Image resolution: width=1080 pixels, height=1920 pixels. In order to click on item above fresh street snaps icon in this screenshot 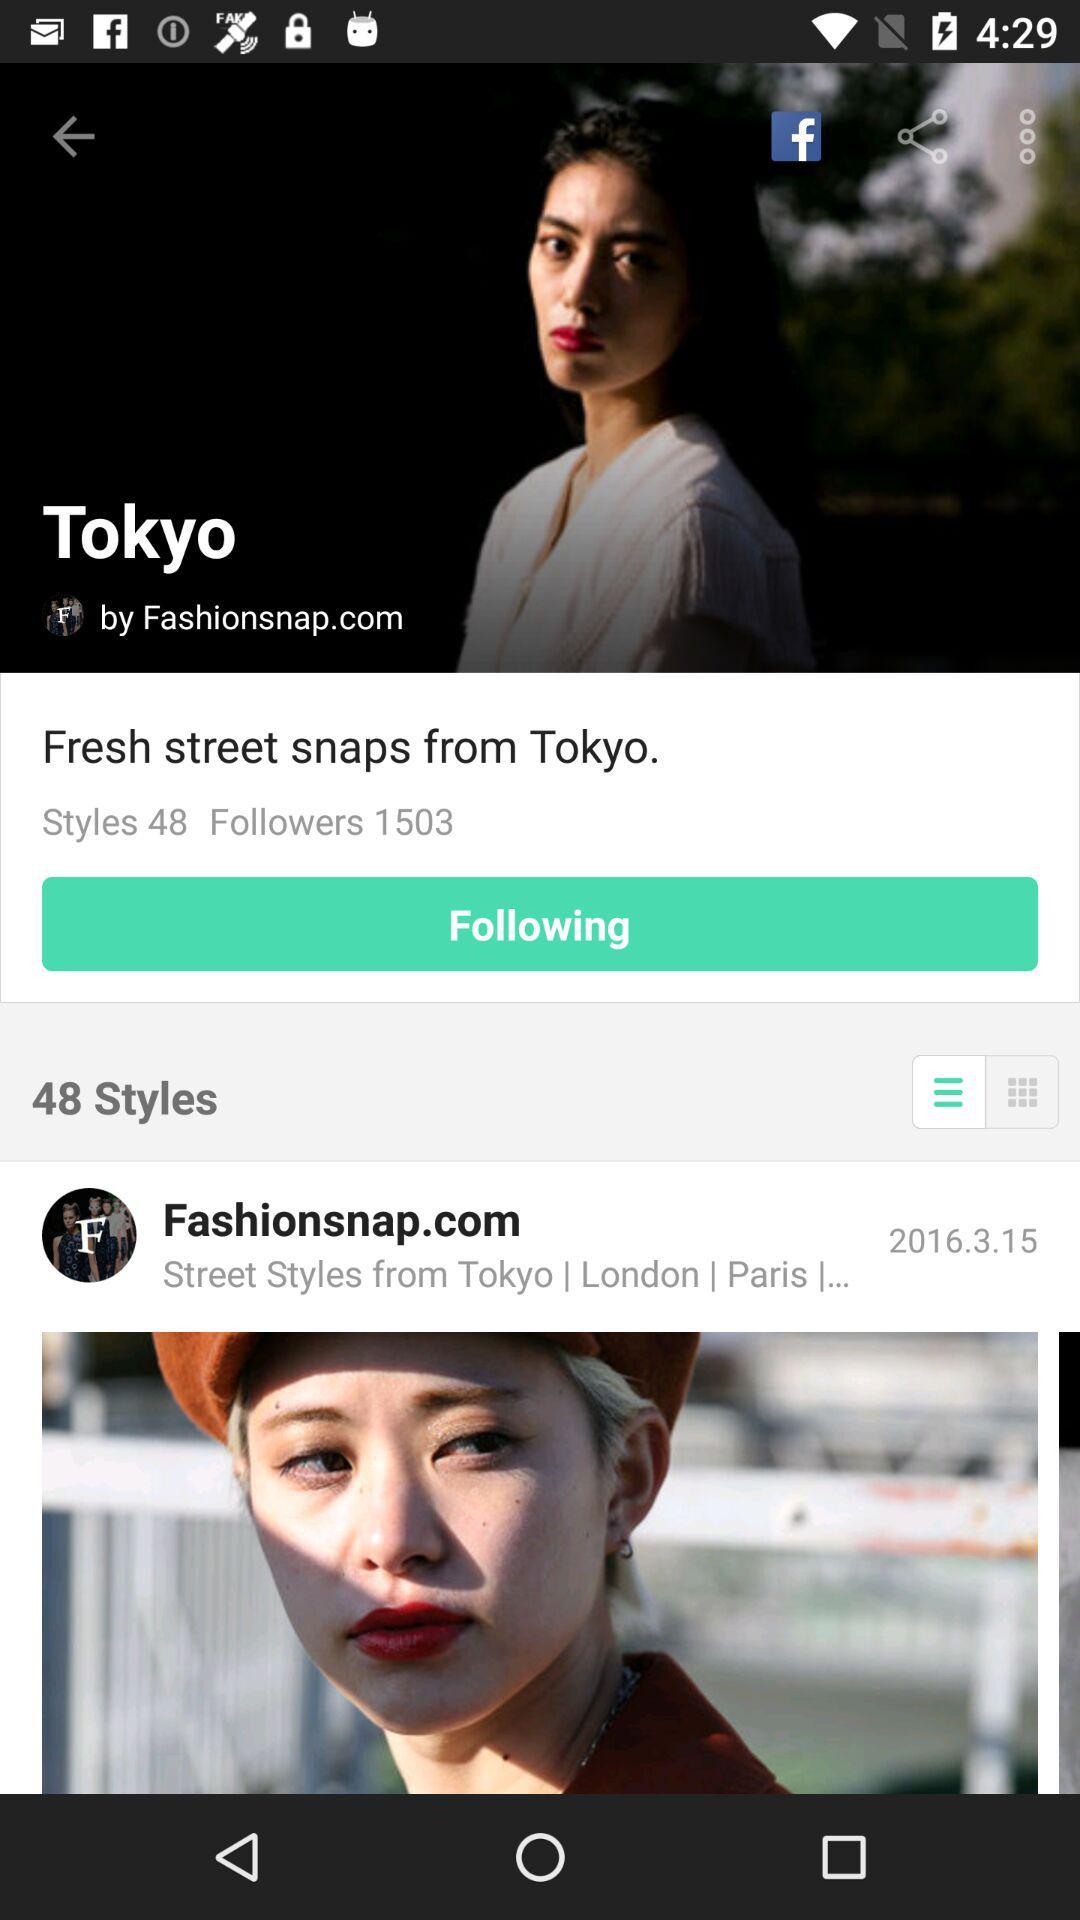, I will do `click(795, 135)`.